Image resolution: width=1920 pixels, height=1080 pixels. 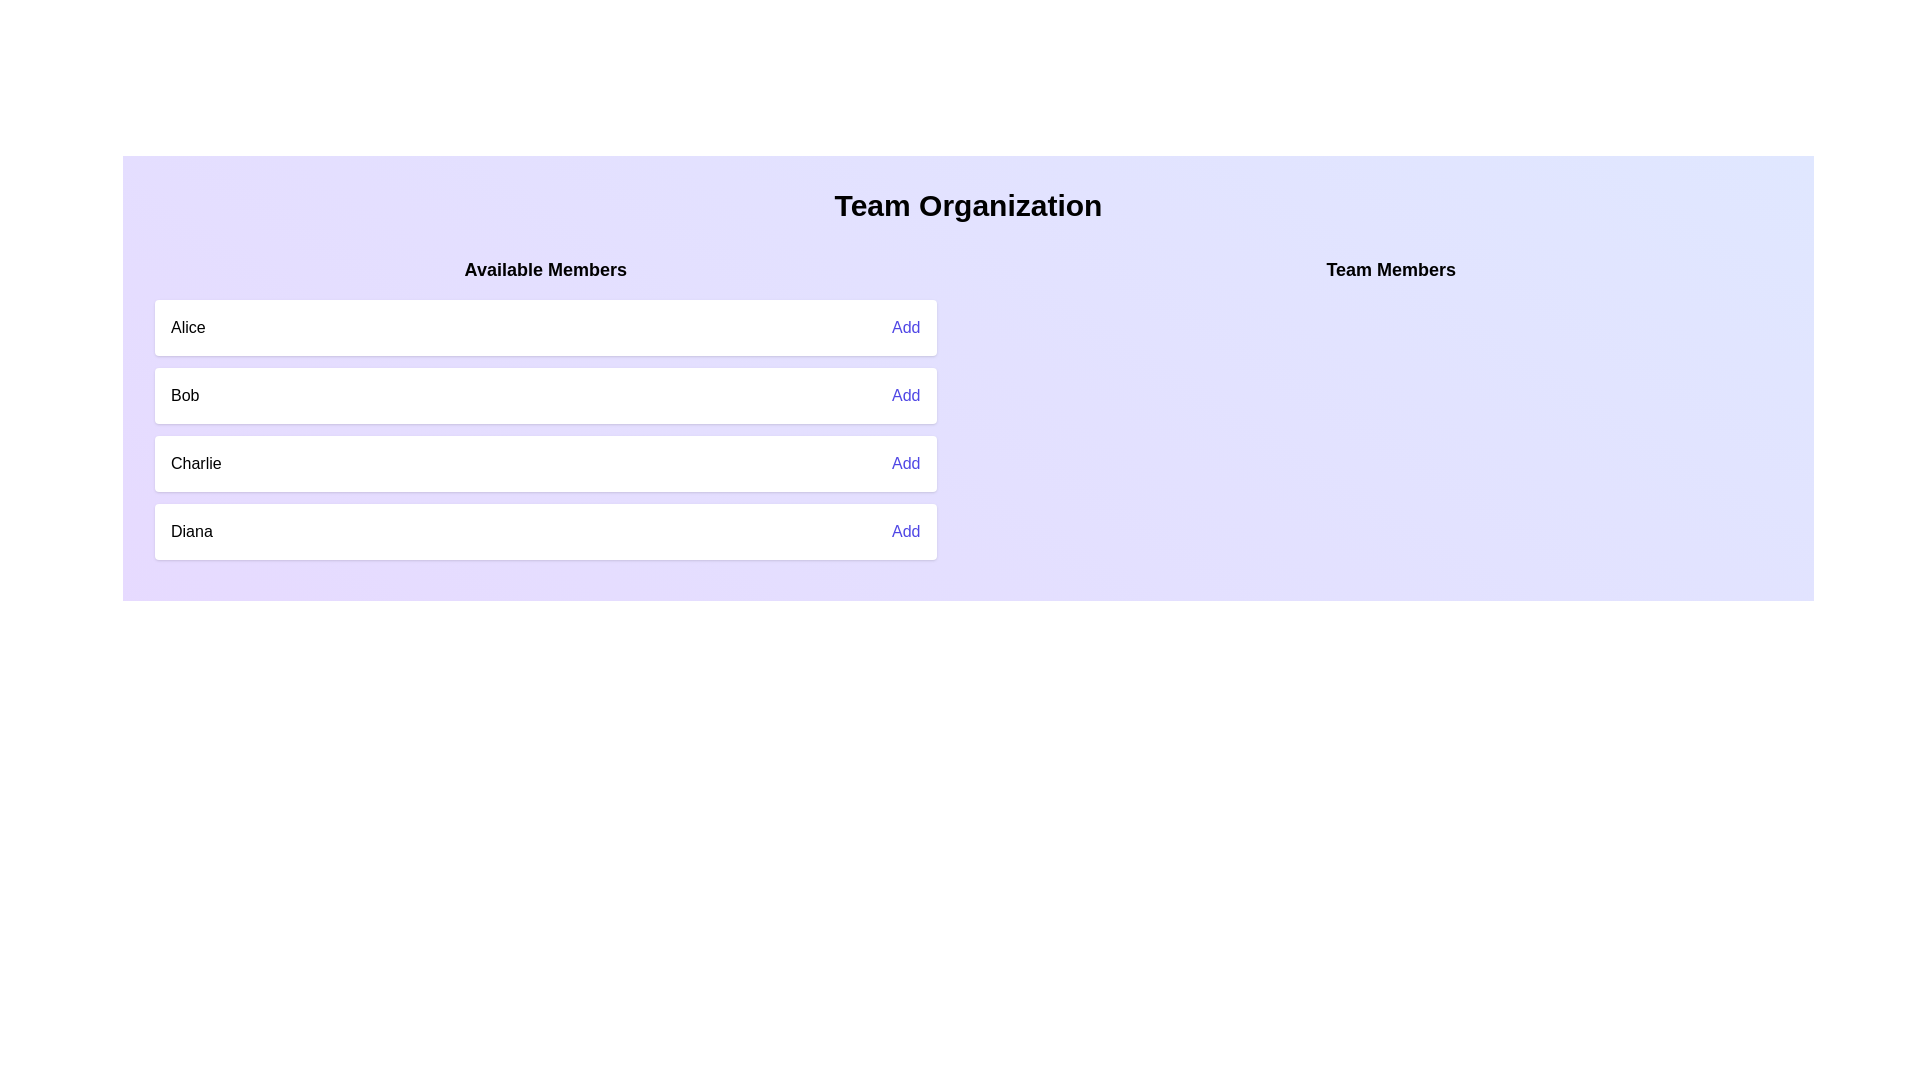 What do you see at coordinates (905, 463) in the screenshot?
I see `'Add' button for the member Charlie to add them to the team` at bounding box center [905, 463].